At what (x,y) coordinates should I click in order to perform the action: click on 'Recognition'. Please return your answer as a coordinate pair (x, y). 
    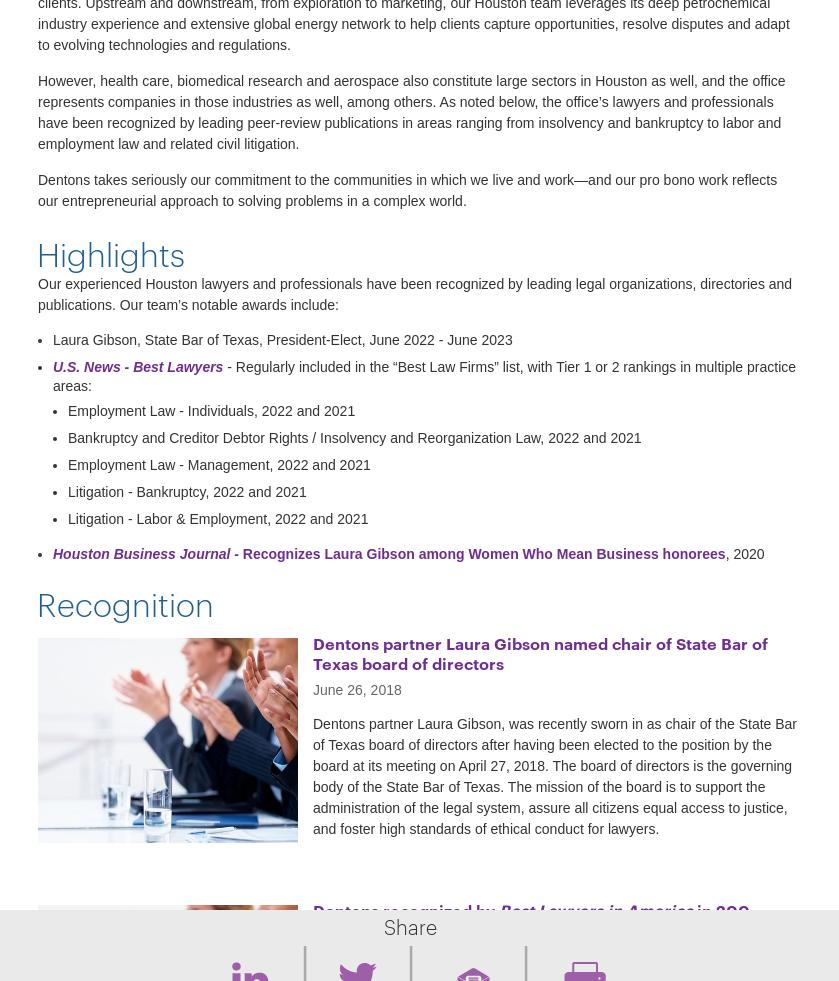
    Looking at the image, I should click on (125, 602).